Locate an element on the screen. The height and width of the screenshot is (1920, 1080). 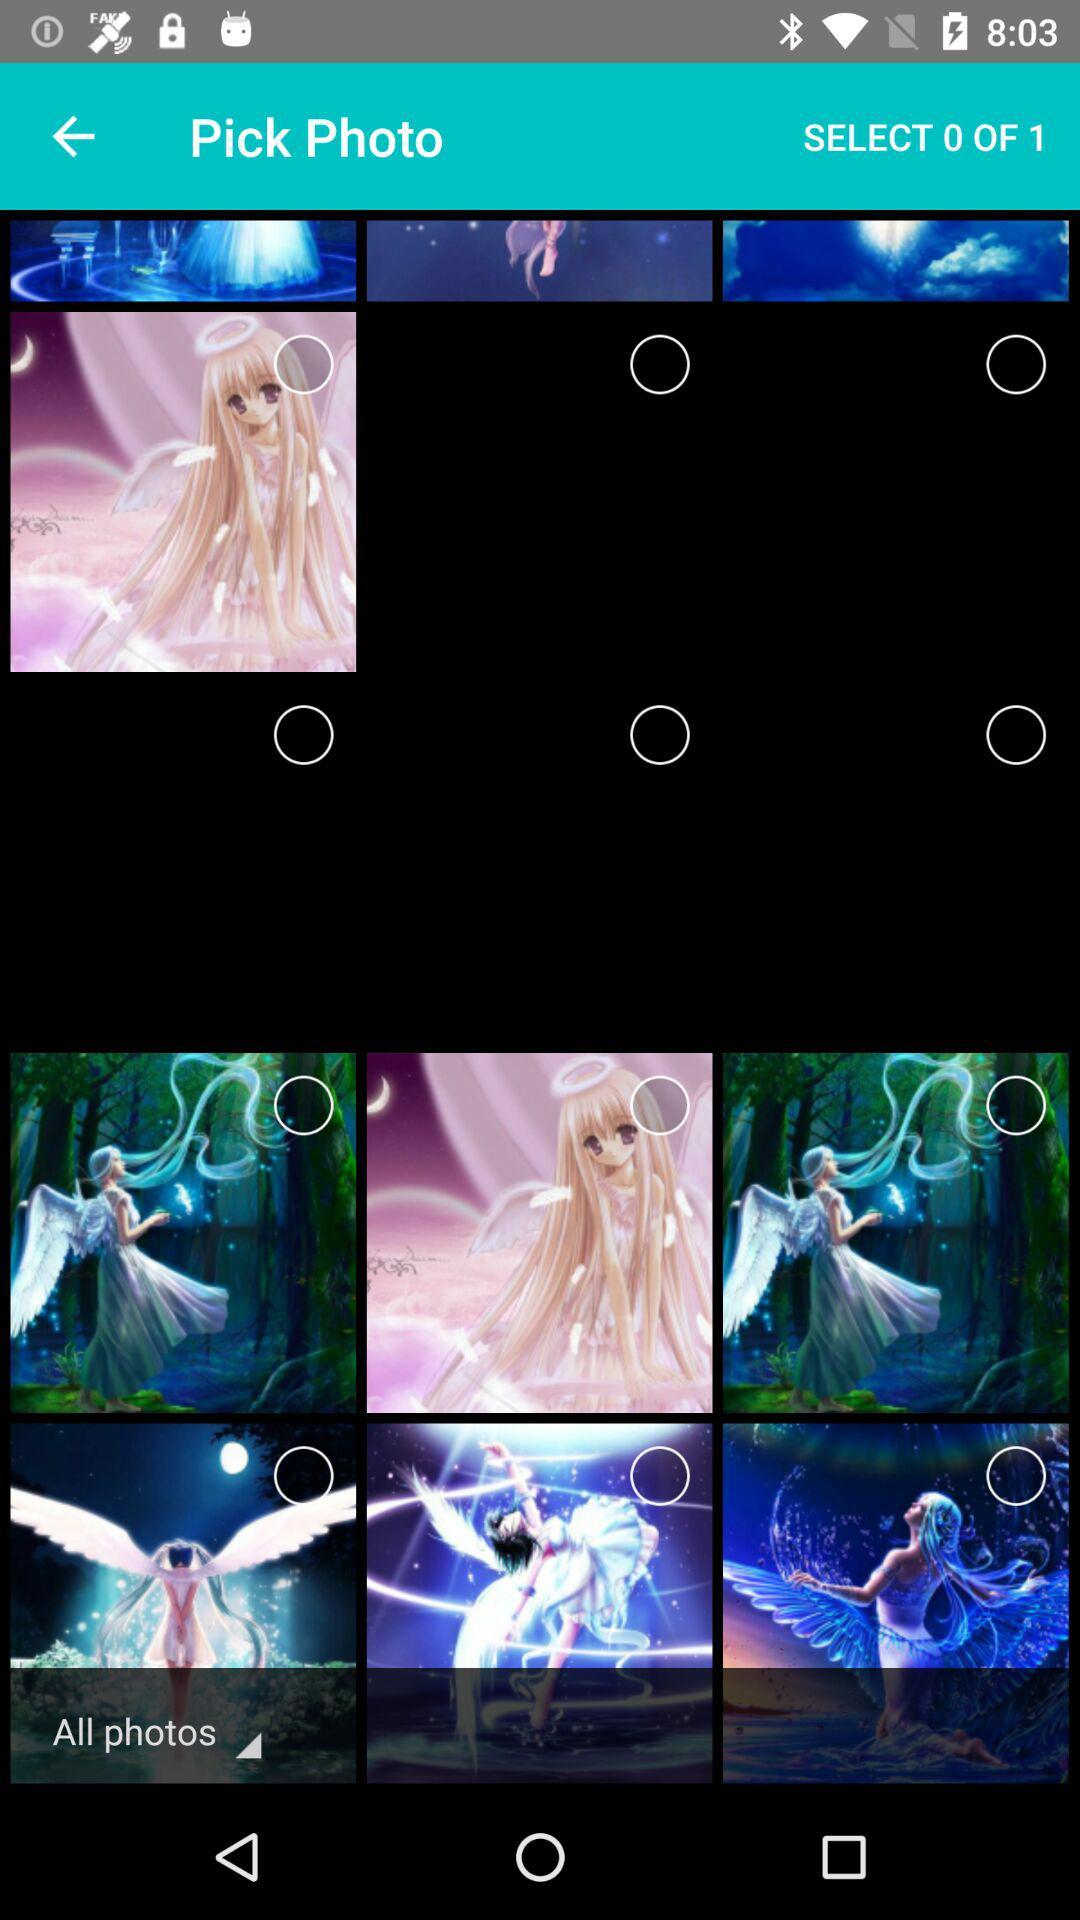
pick image option is located at coordinates (1016, 364).